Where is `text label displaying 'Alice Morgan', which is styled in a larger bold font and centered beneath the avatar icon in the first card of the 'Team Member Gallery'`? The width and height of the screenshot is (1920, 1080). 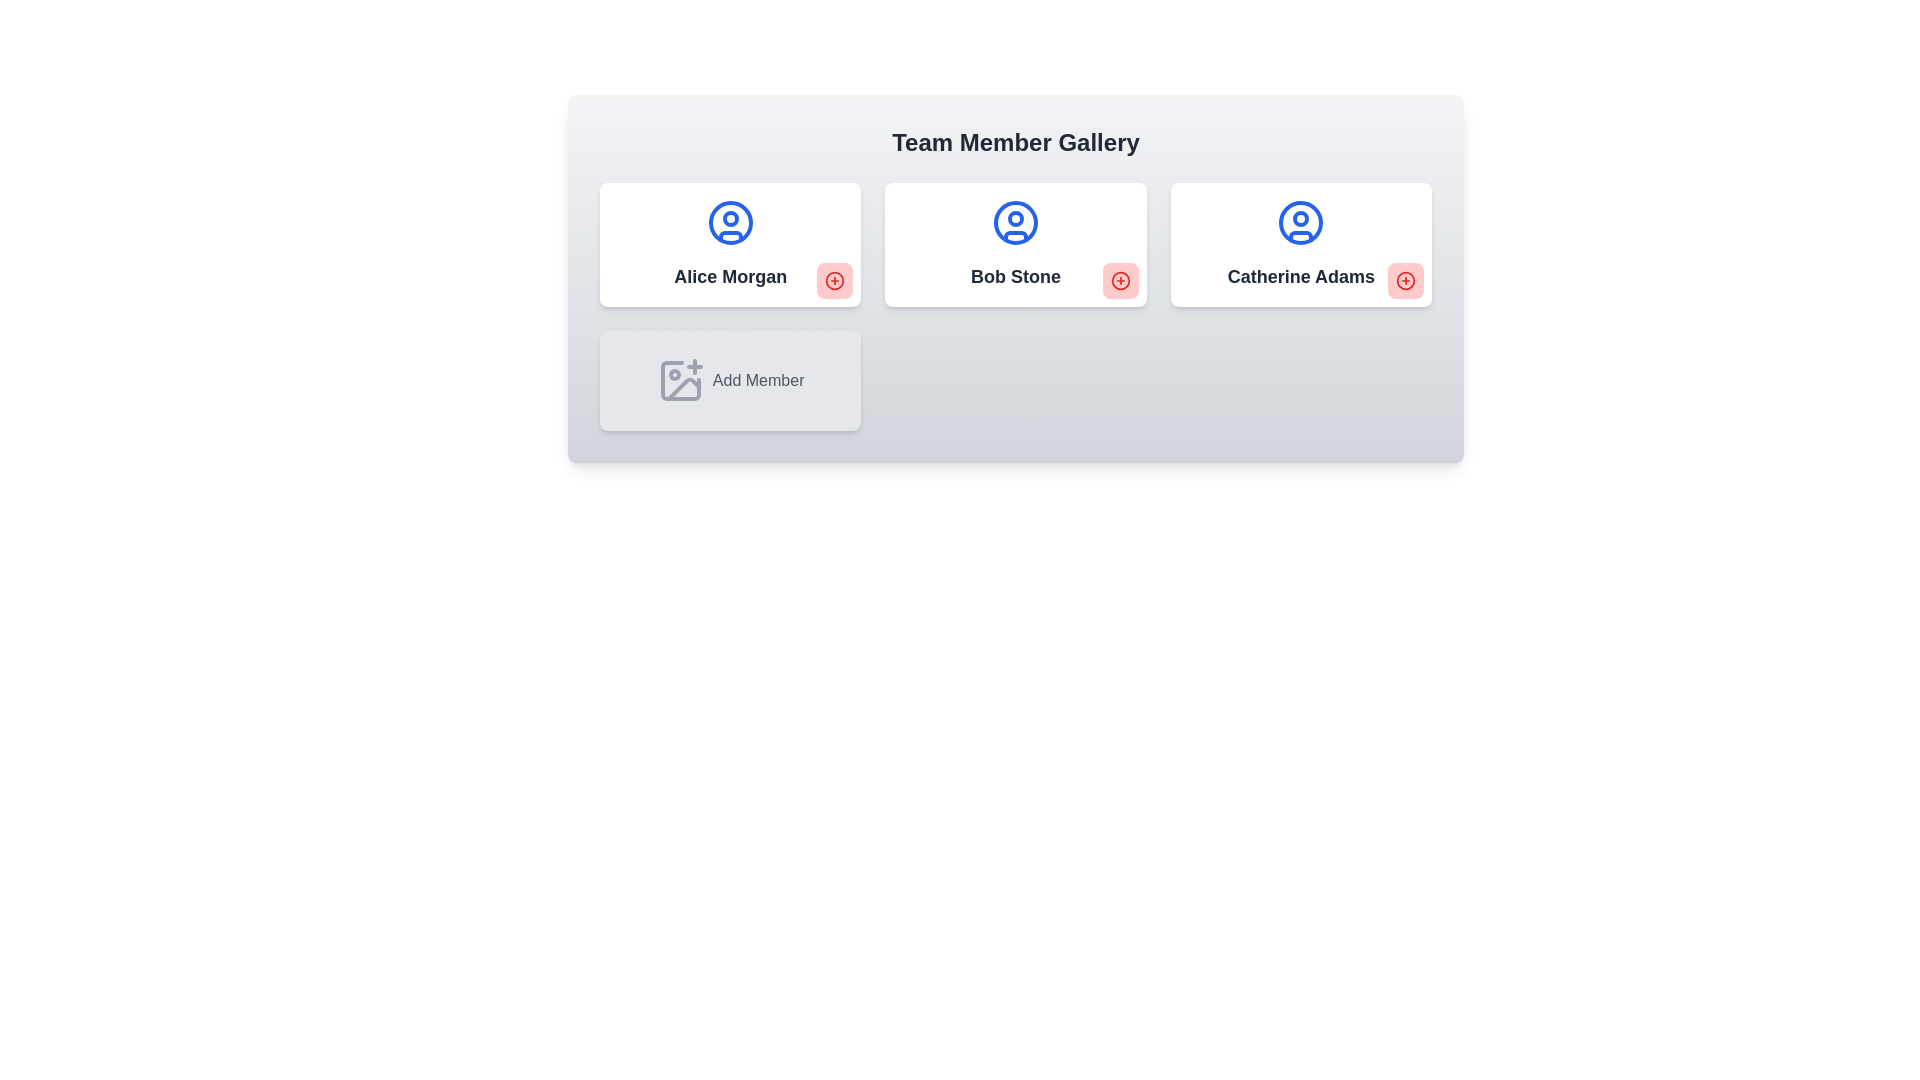
text label displaying 'Alice Morgan', which is styled in a larger bold font and centered beneath the avatar icon in the first card of the 'Team Member Gallery' is located at coordinates (729, 277).